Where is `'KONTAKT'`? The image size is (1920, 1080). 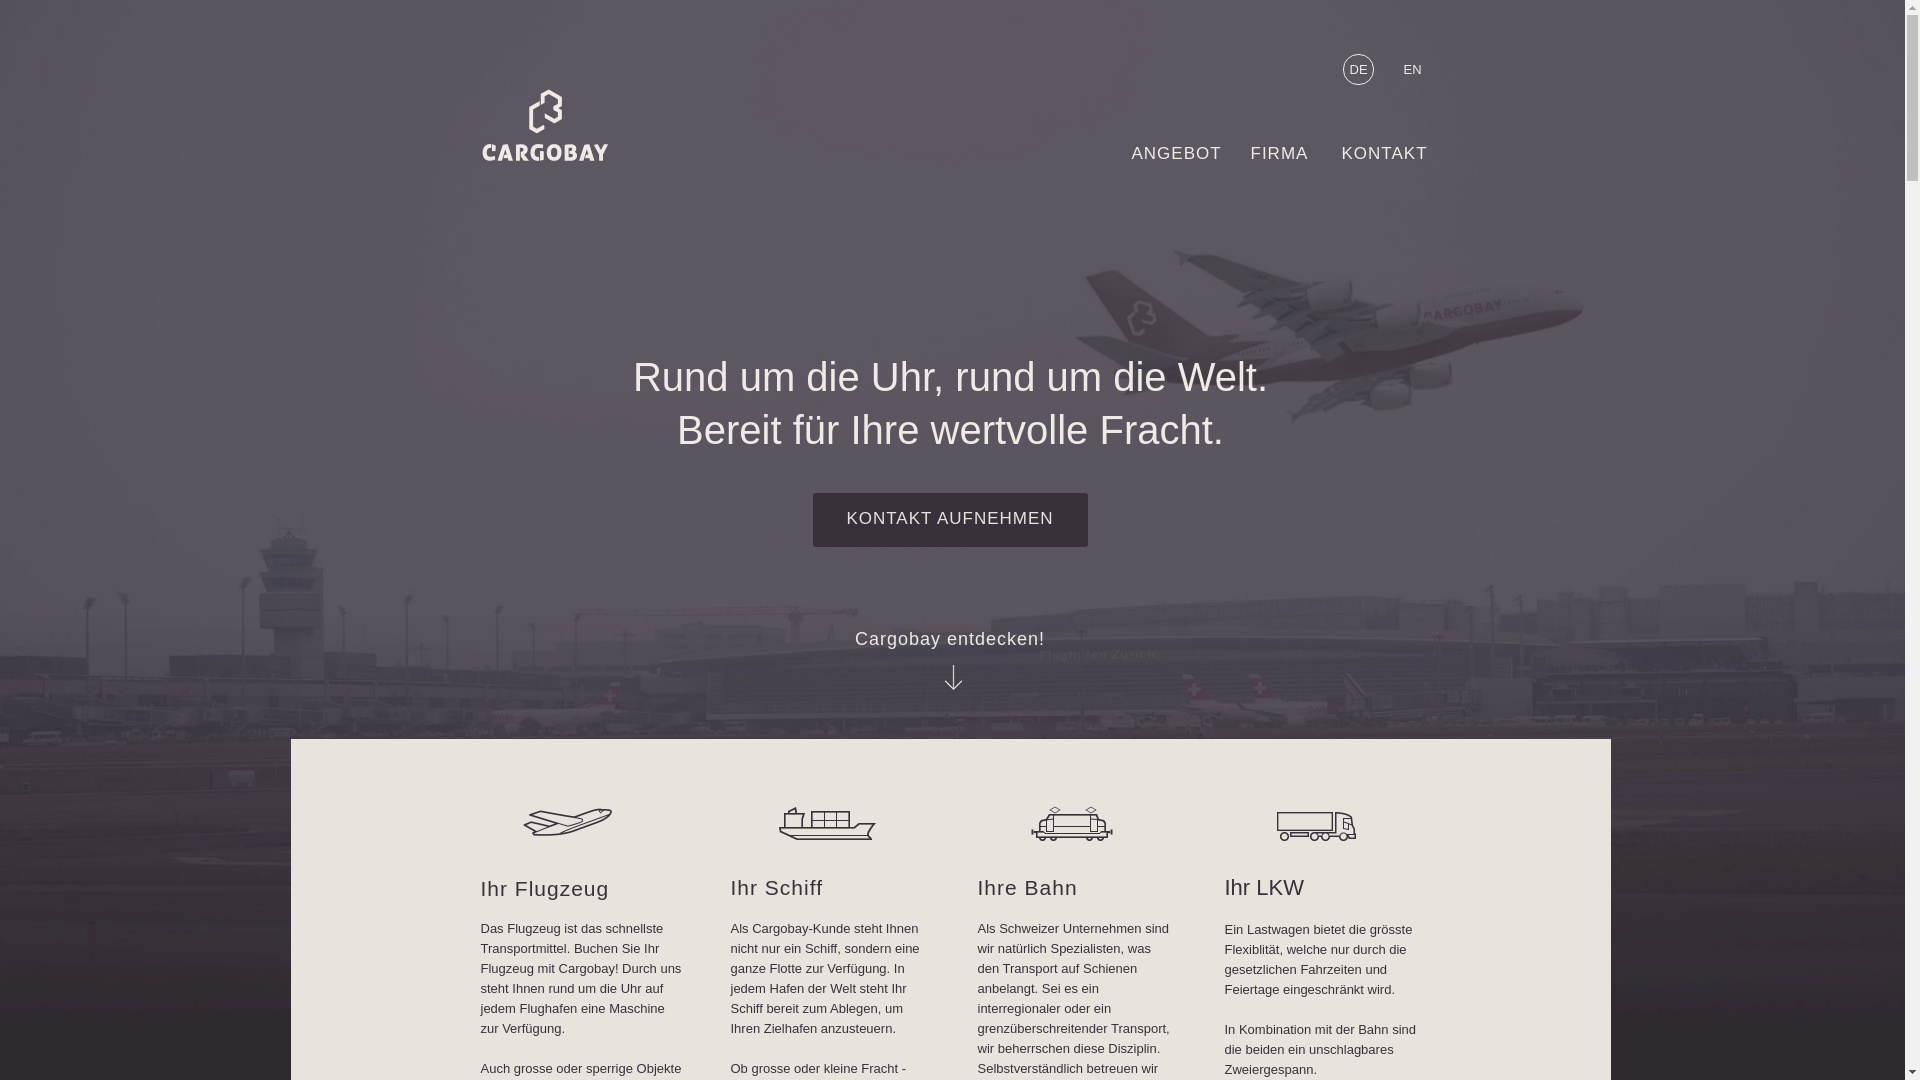 'KONTAKT' is located at coordinates (1394, 157).